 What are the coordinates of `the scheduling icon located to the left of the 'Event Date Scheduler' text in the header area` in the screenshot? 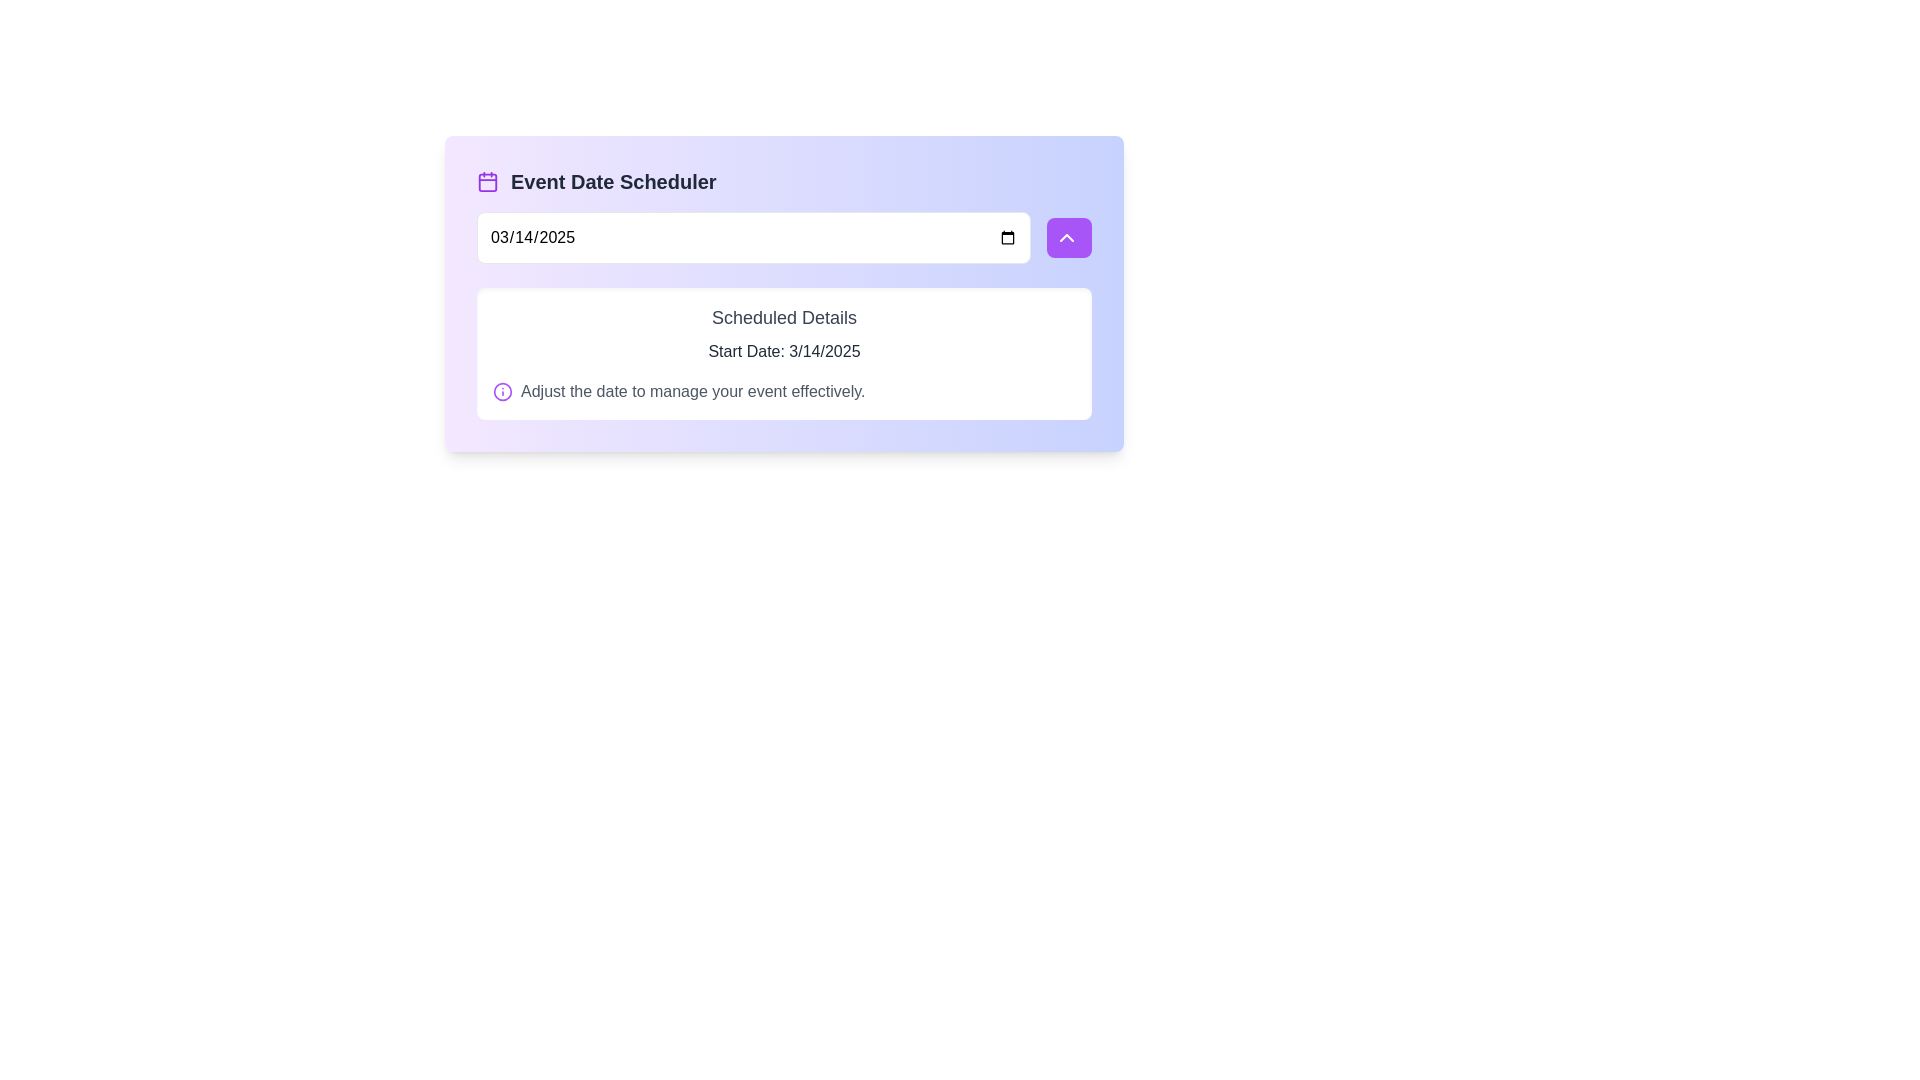 It's located at (488, 181).